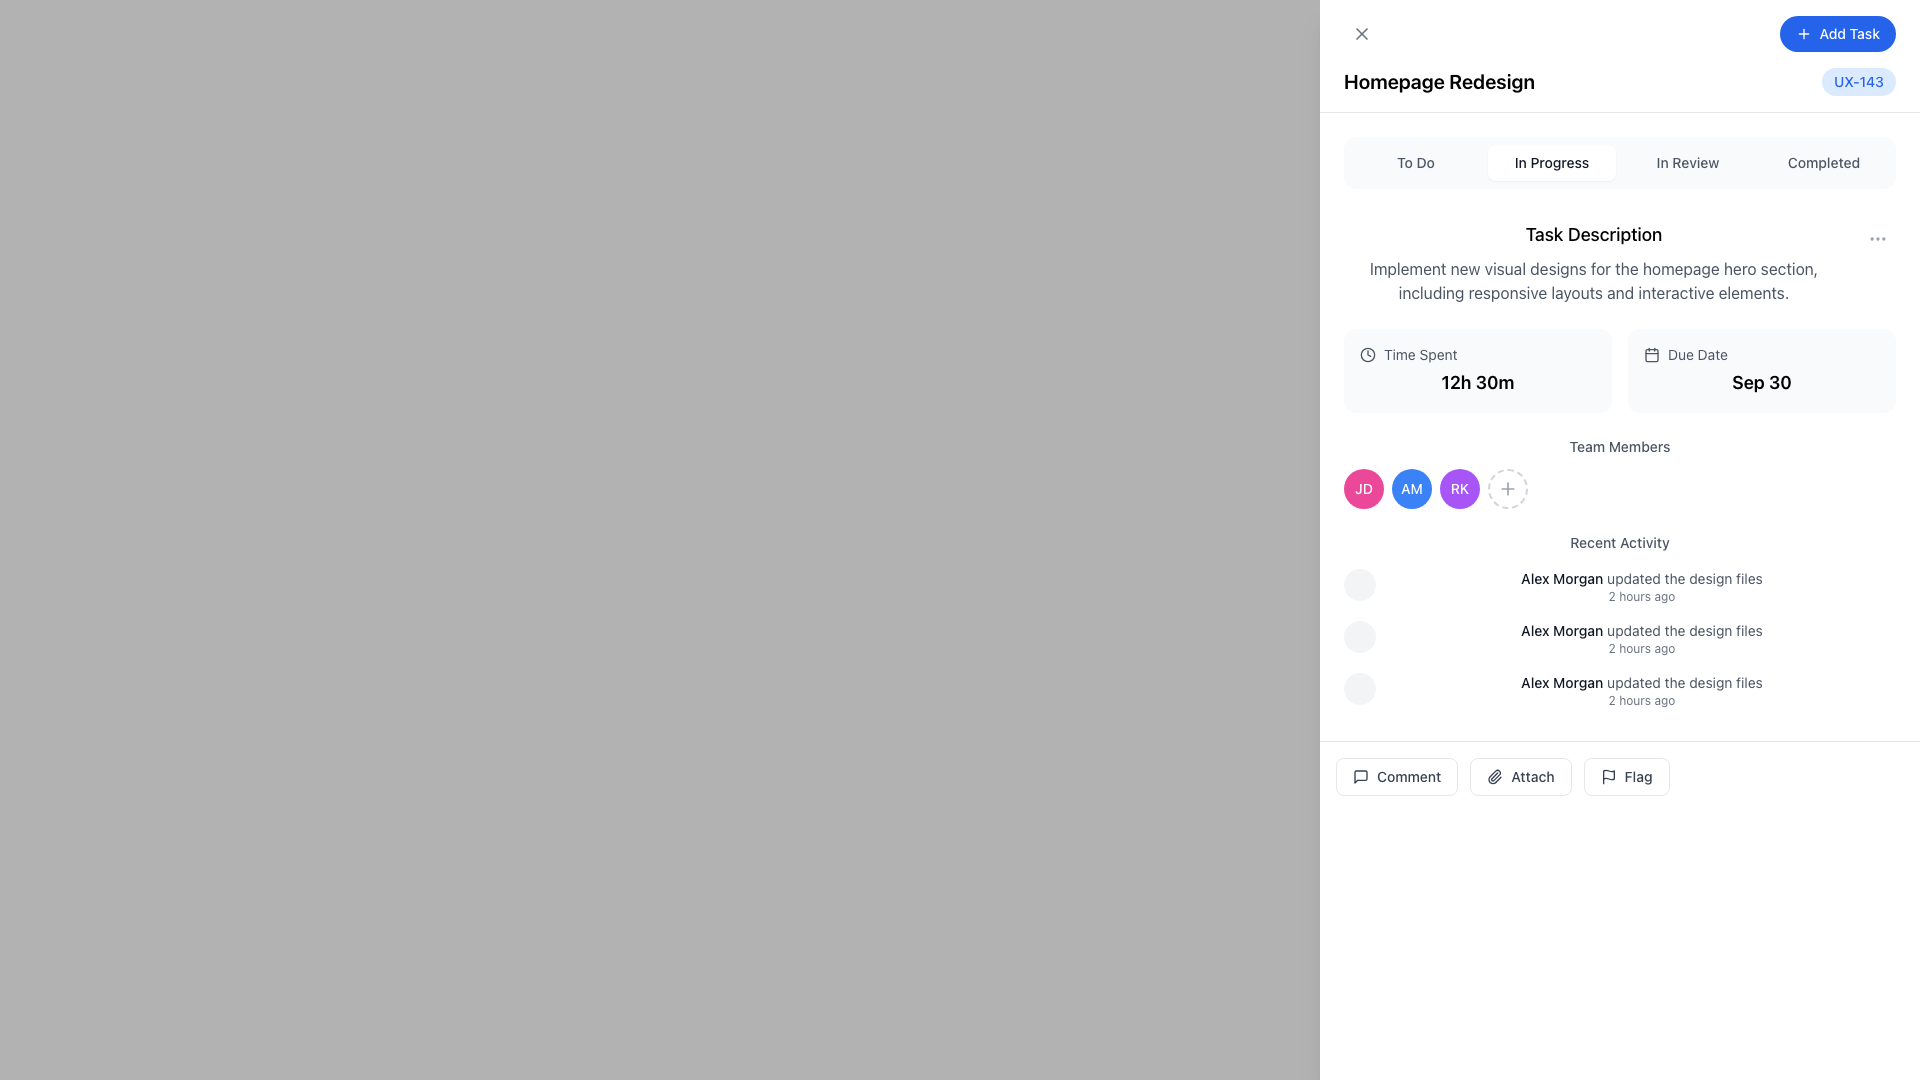 This screenshot has width=1920, height=1080. Describe the element at coordinates (1620, 543) in the screenshot. I see `the Static Text labeled 'Recent Activity', which is positioned at the top of a column listing user activities in light gray color` at that location.